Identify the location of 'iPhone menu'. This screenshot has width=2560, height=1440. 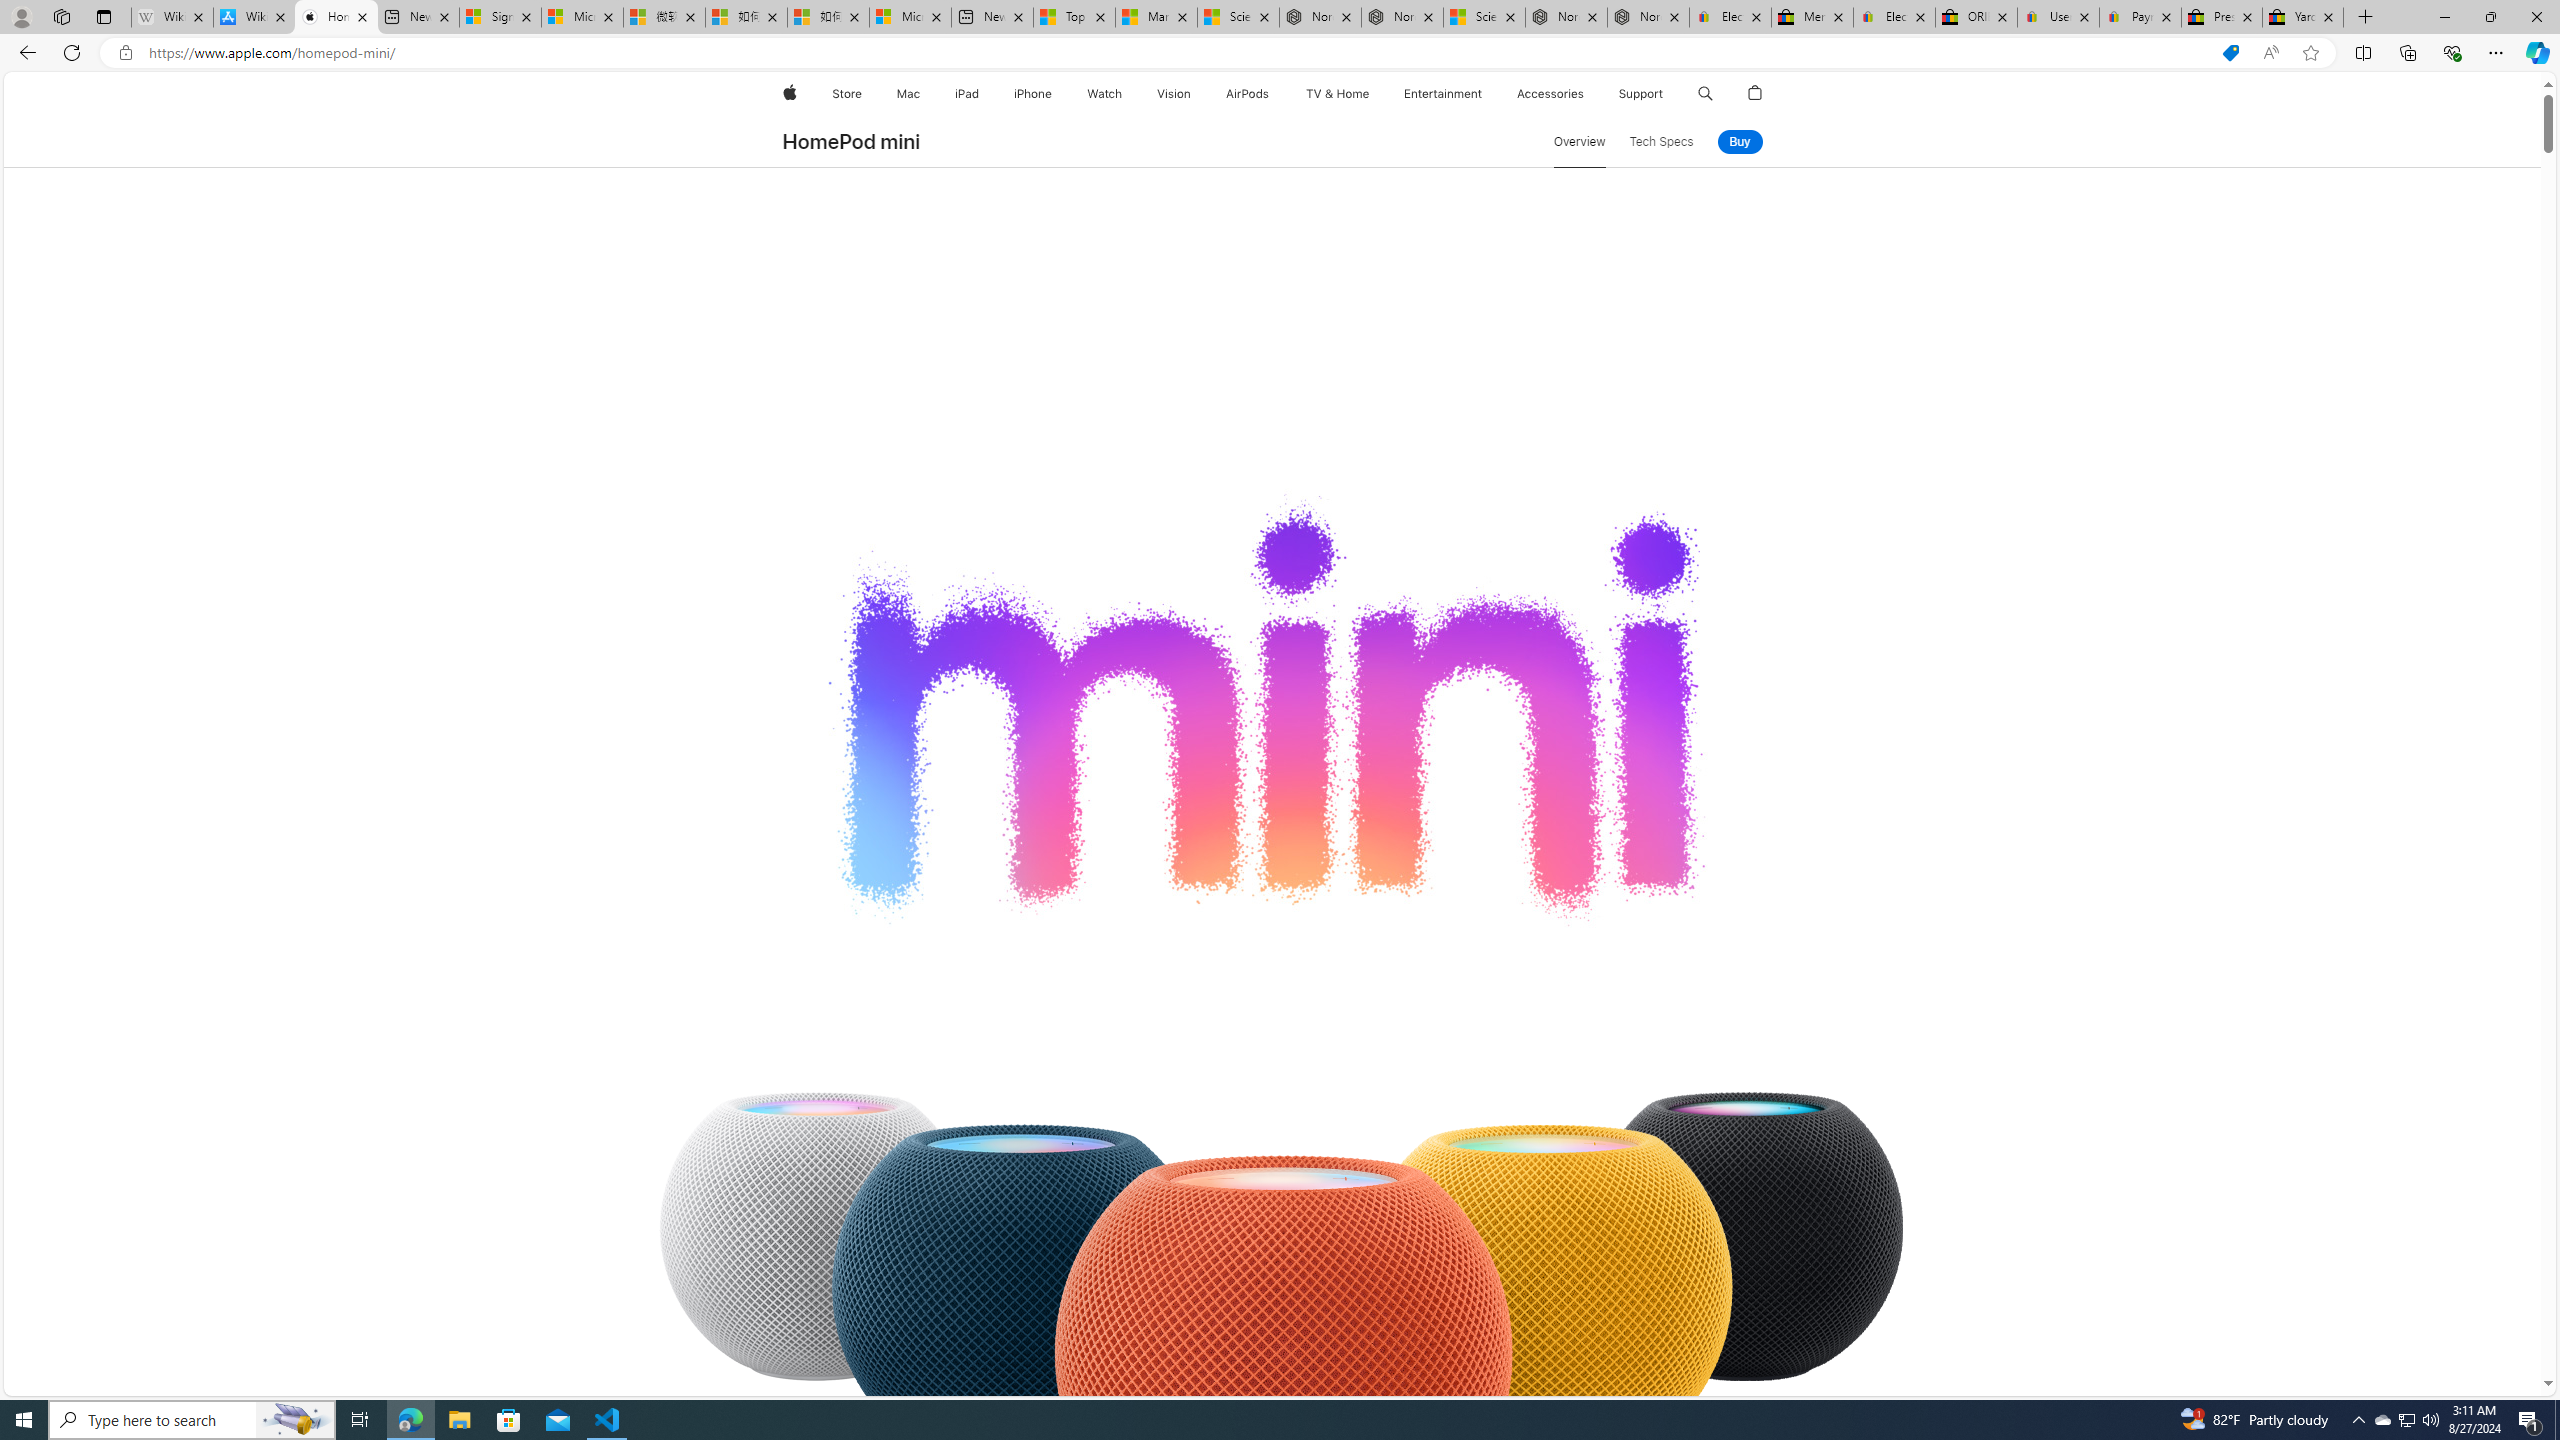
(1055, 93).